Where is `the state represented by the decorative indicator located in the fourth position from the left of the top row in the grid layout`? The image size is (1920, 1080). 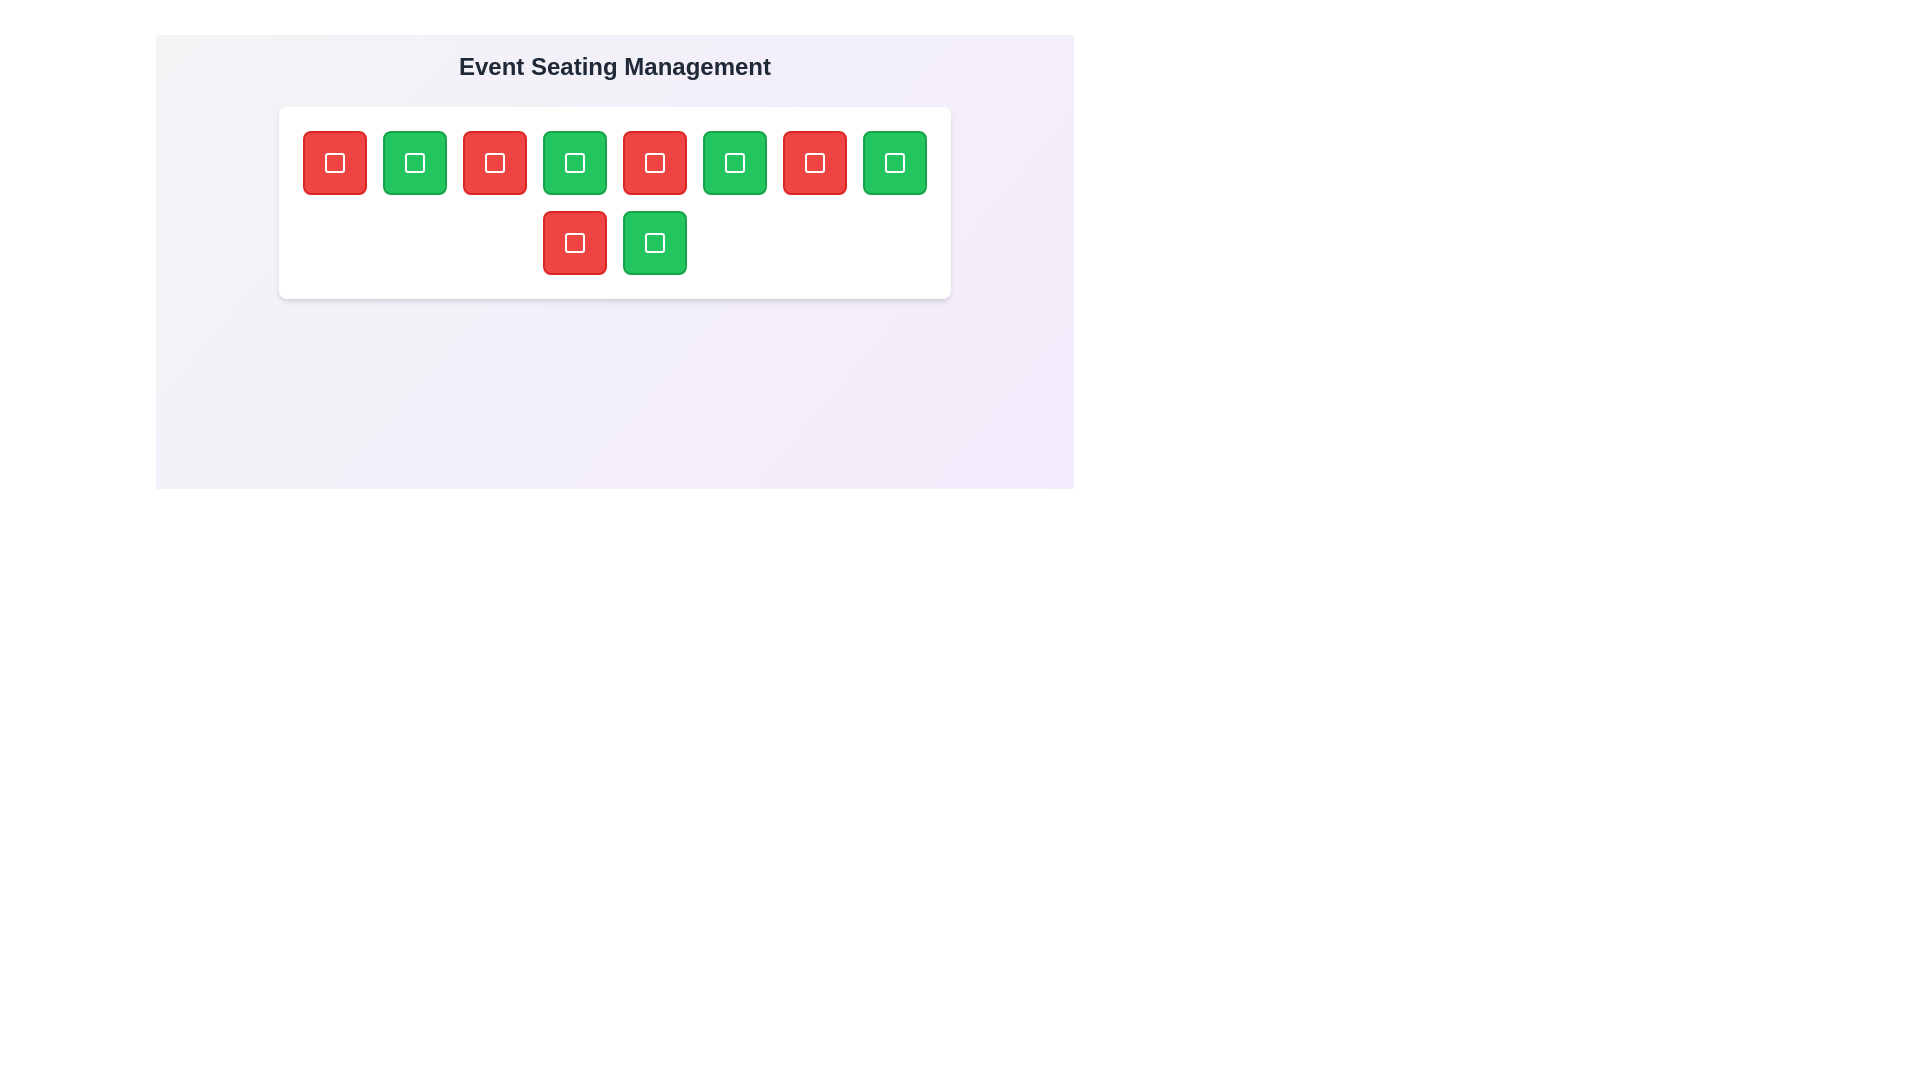 the state represented by the decorative indicator located in the fourth position from the left of the top row in the grid layout is located at coordinates (574, 161).